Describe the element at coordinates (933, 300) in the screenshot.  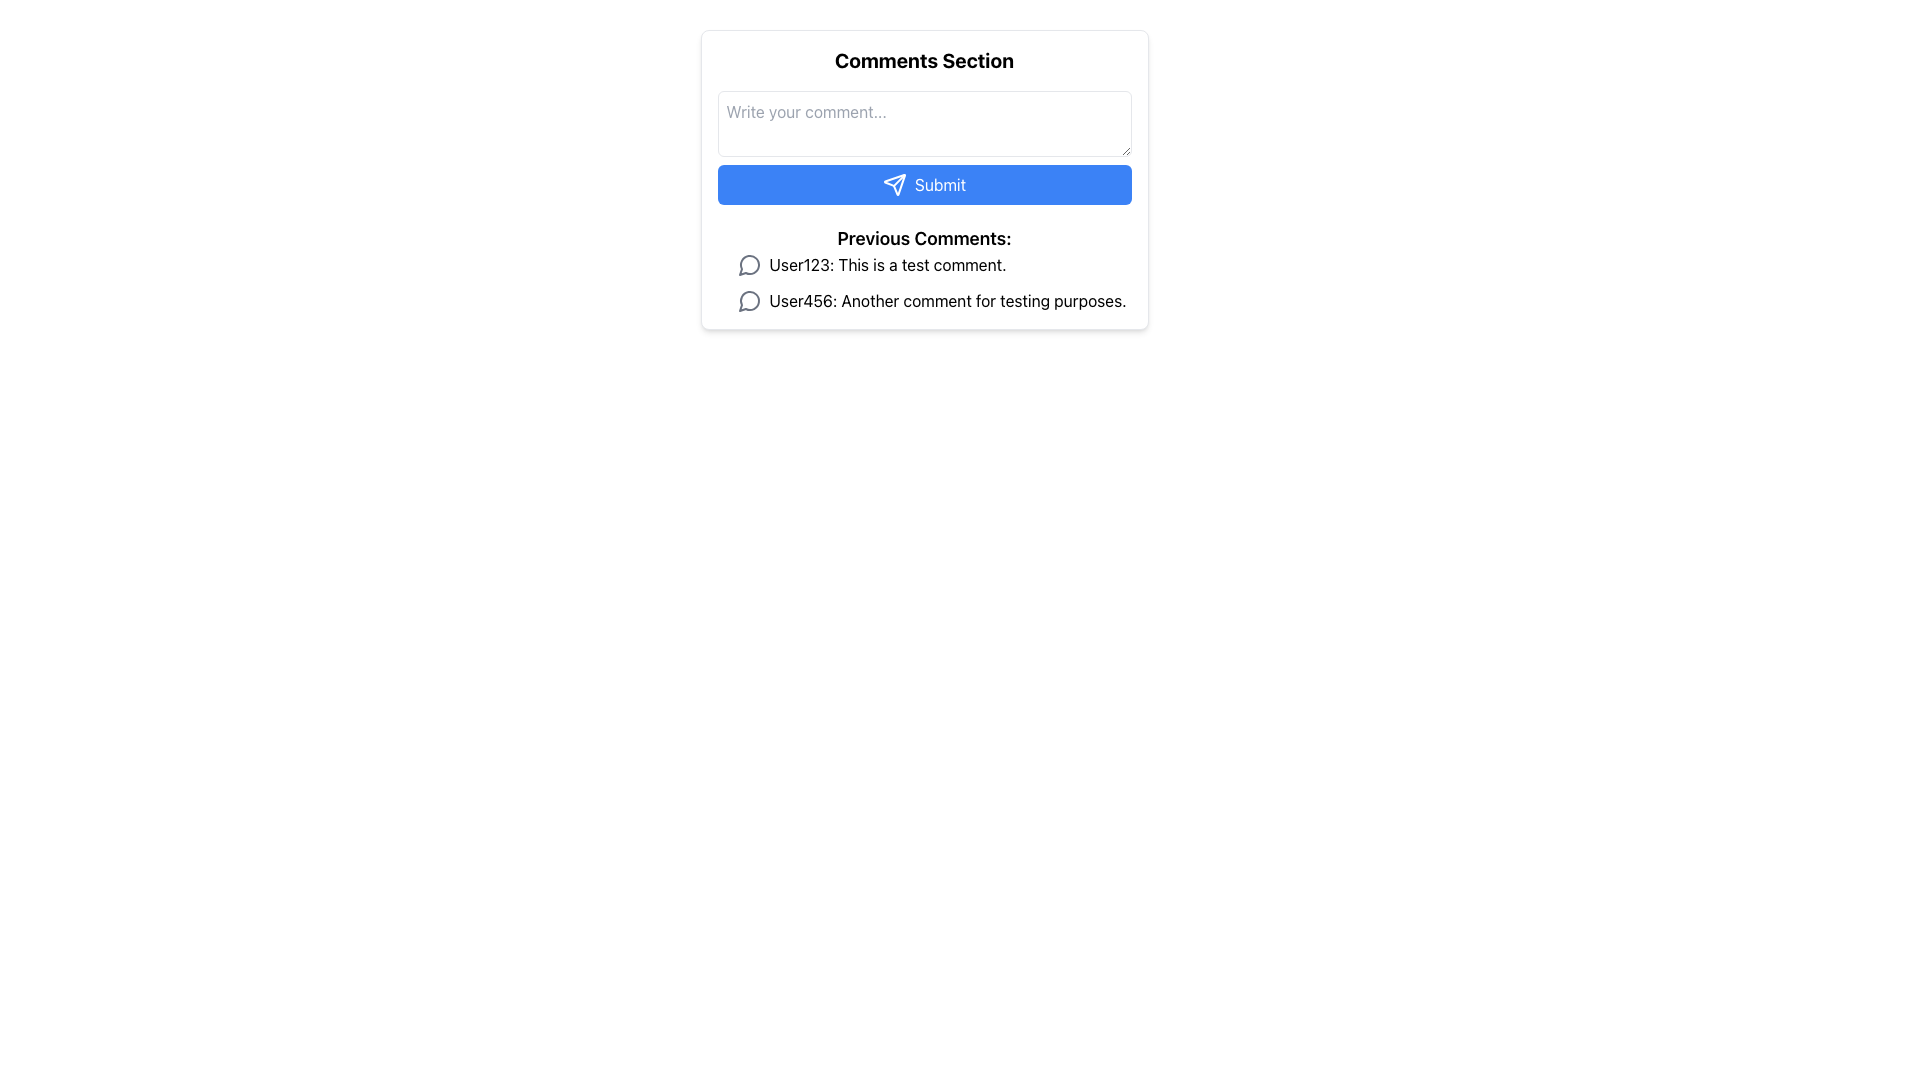
I see `the icon accompanying the comment from 'User456' which is the second comment listed under 'Previous Comments:'` at that location.